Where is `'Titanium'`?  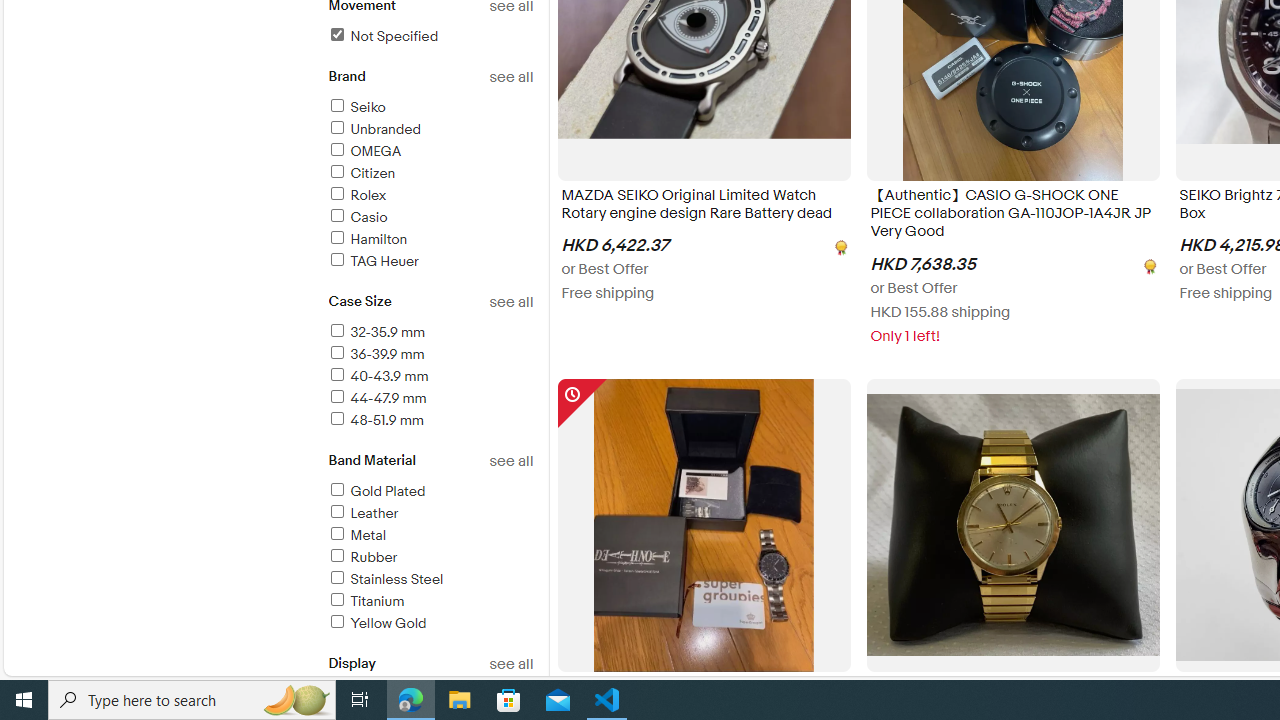 'Titanium' is located at coordinates (429, 601).